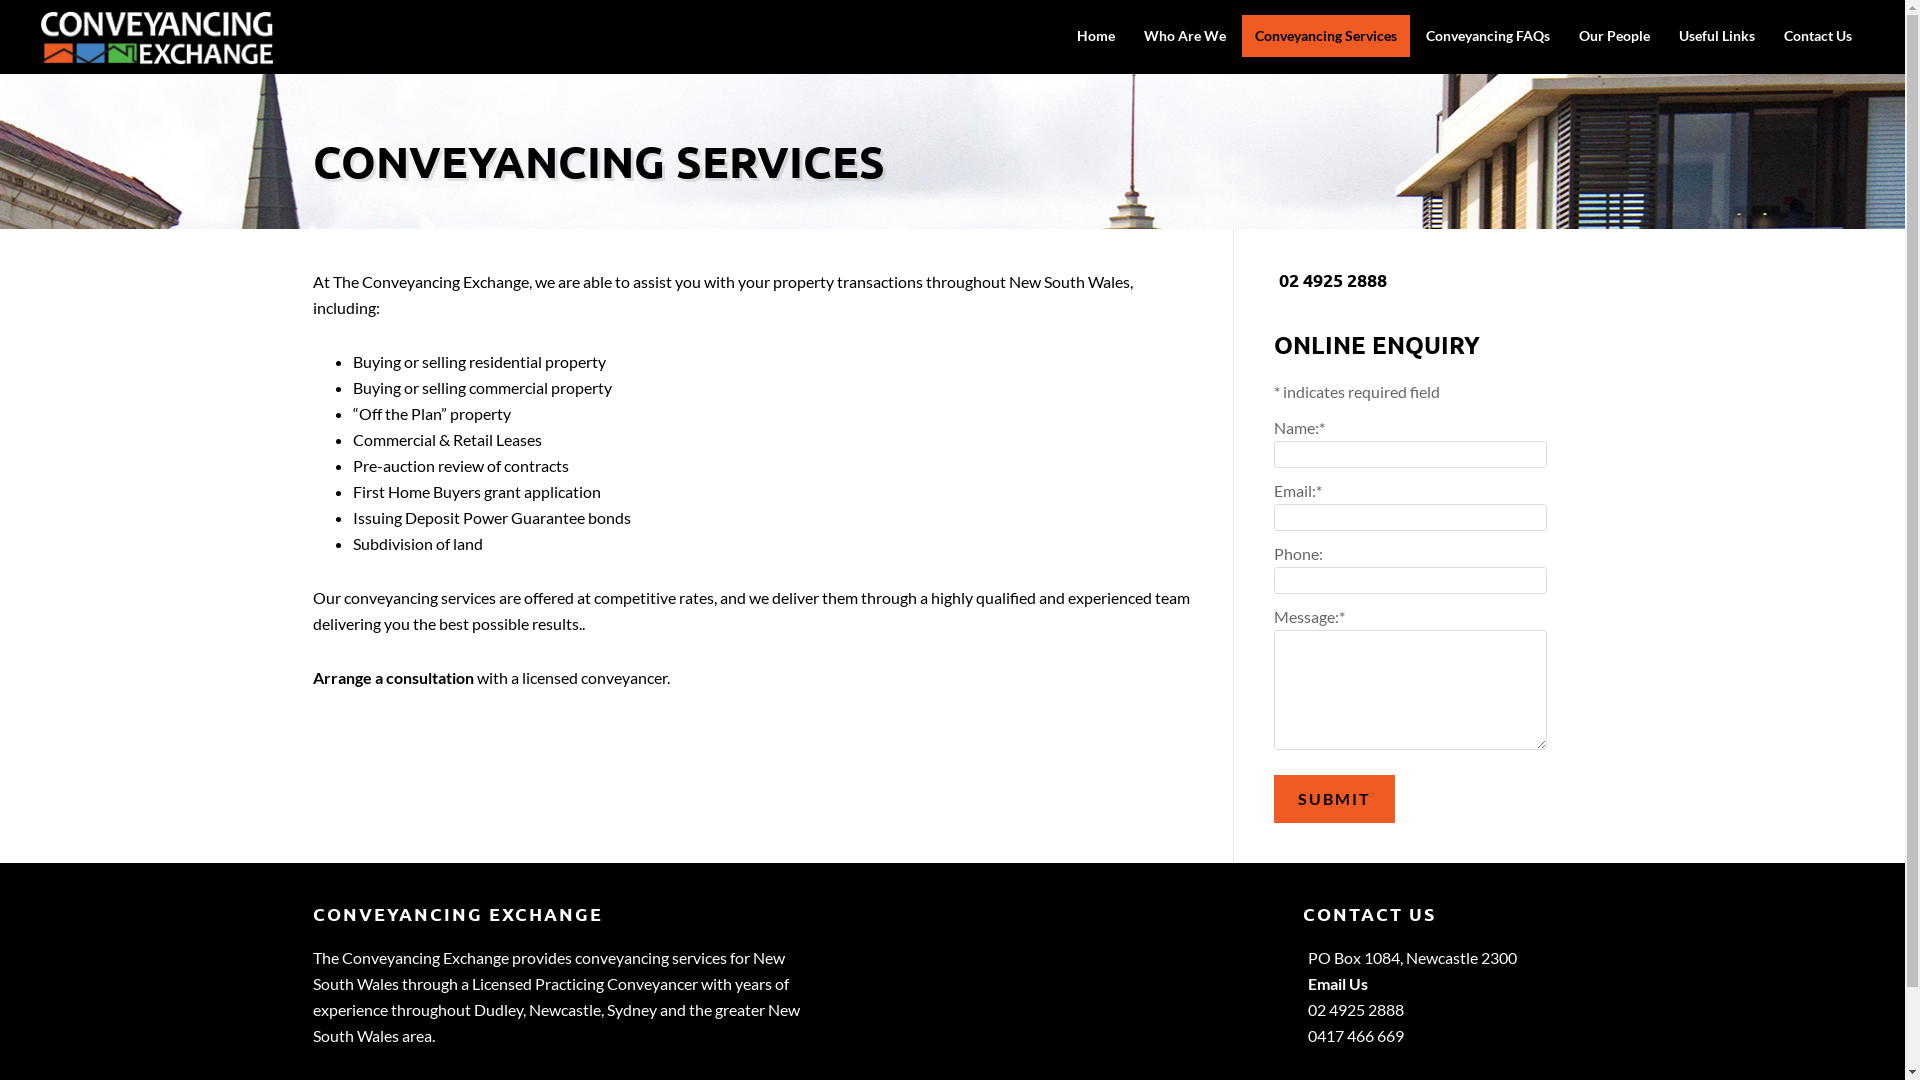 The image size is (1920, 1080). I want to click on 'Contact Us', so click(1771, 35).